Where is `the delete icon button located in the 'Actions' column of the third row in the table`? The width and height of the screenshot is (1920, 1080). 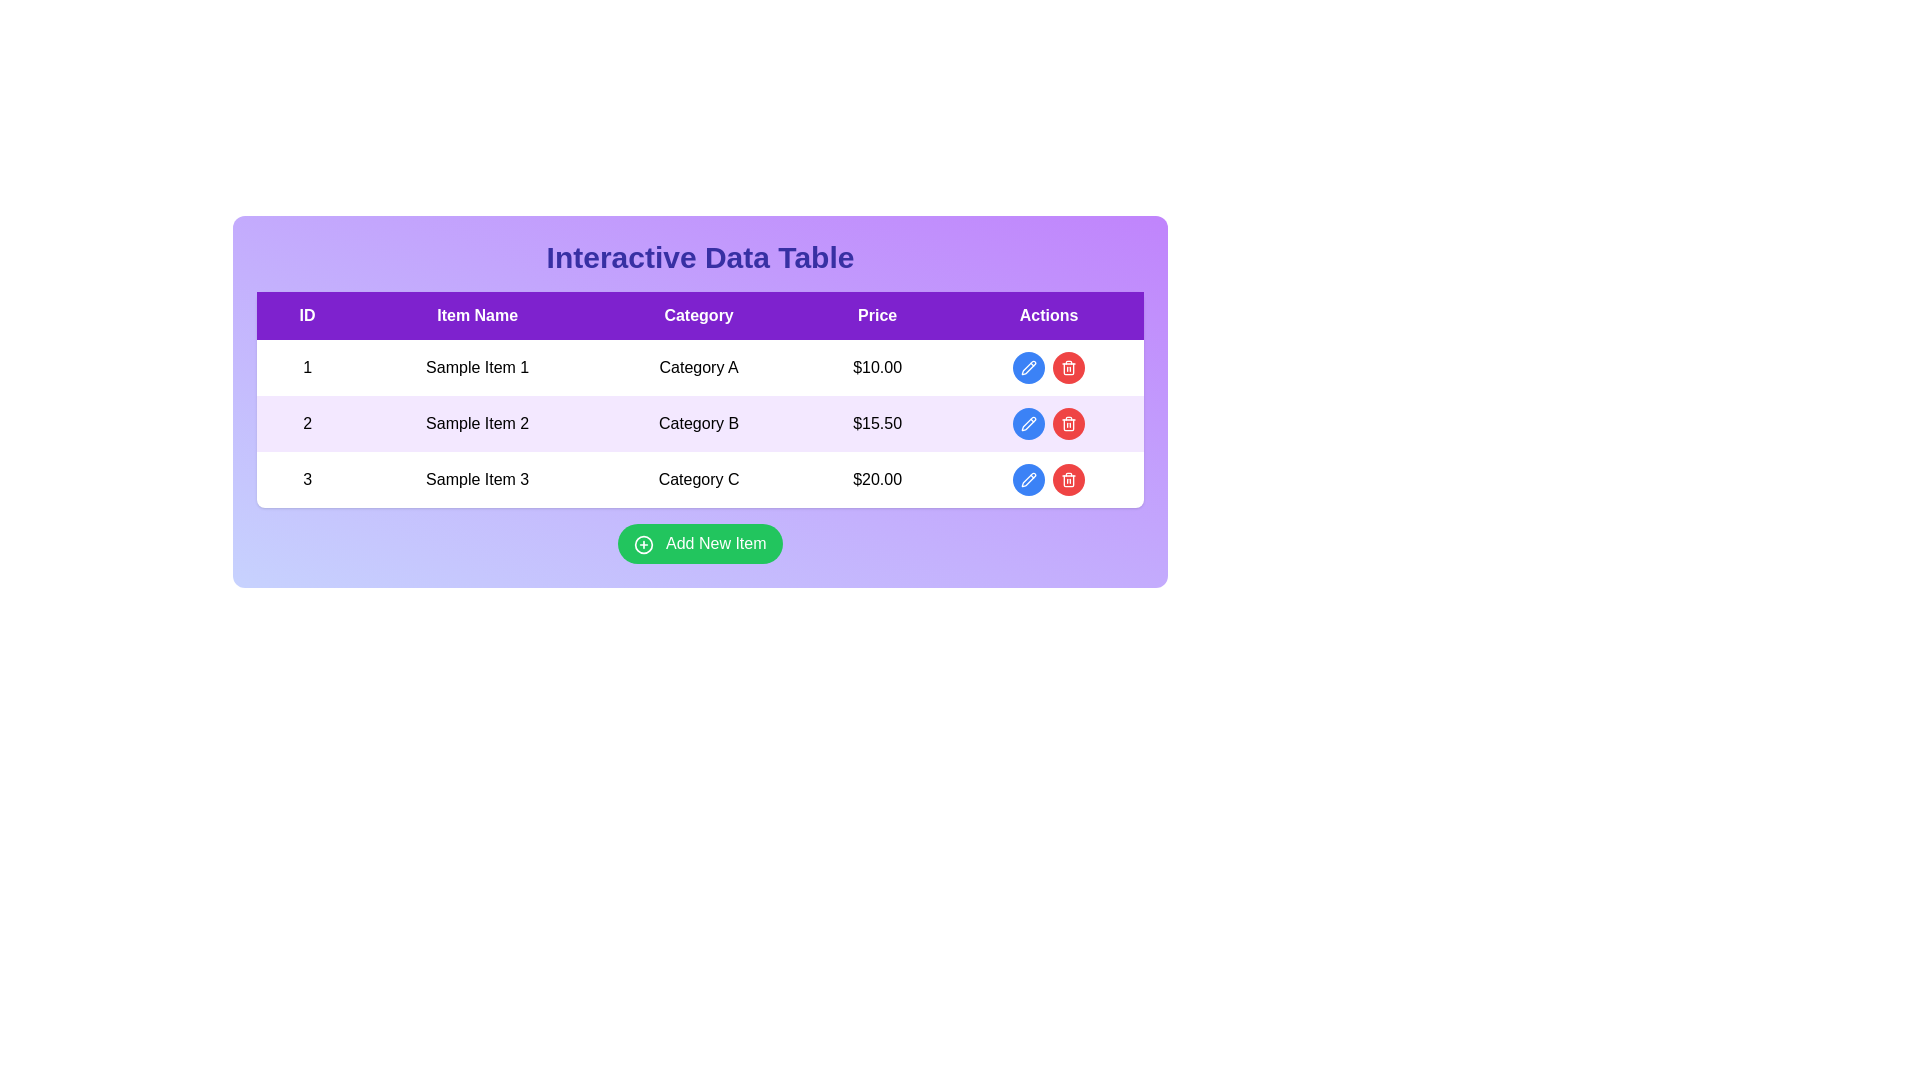 the delete icon button located in the 'Actions' column of the third row in the table is located at coordinates (1068, 479).